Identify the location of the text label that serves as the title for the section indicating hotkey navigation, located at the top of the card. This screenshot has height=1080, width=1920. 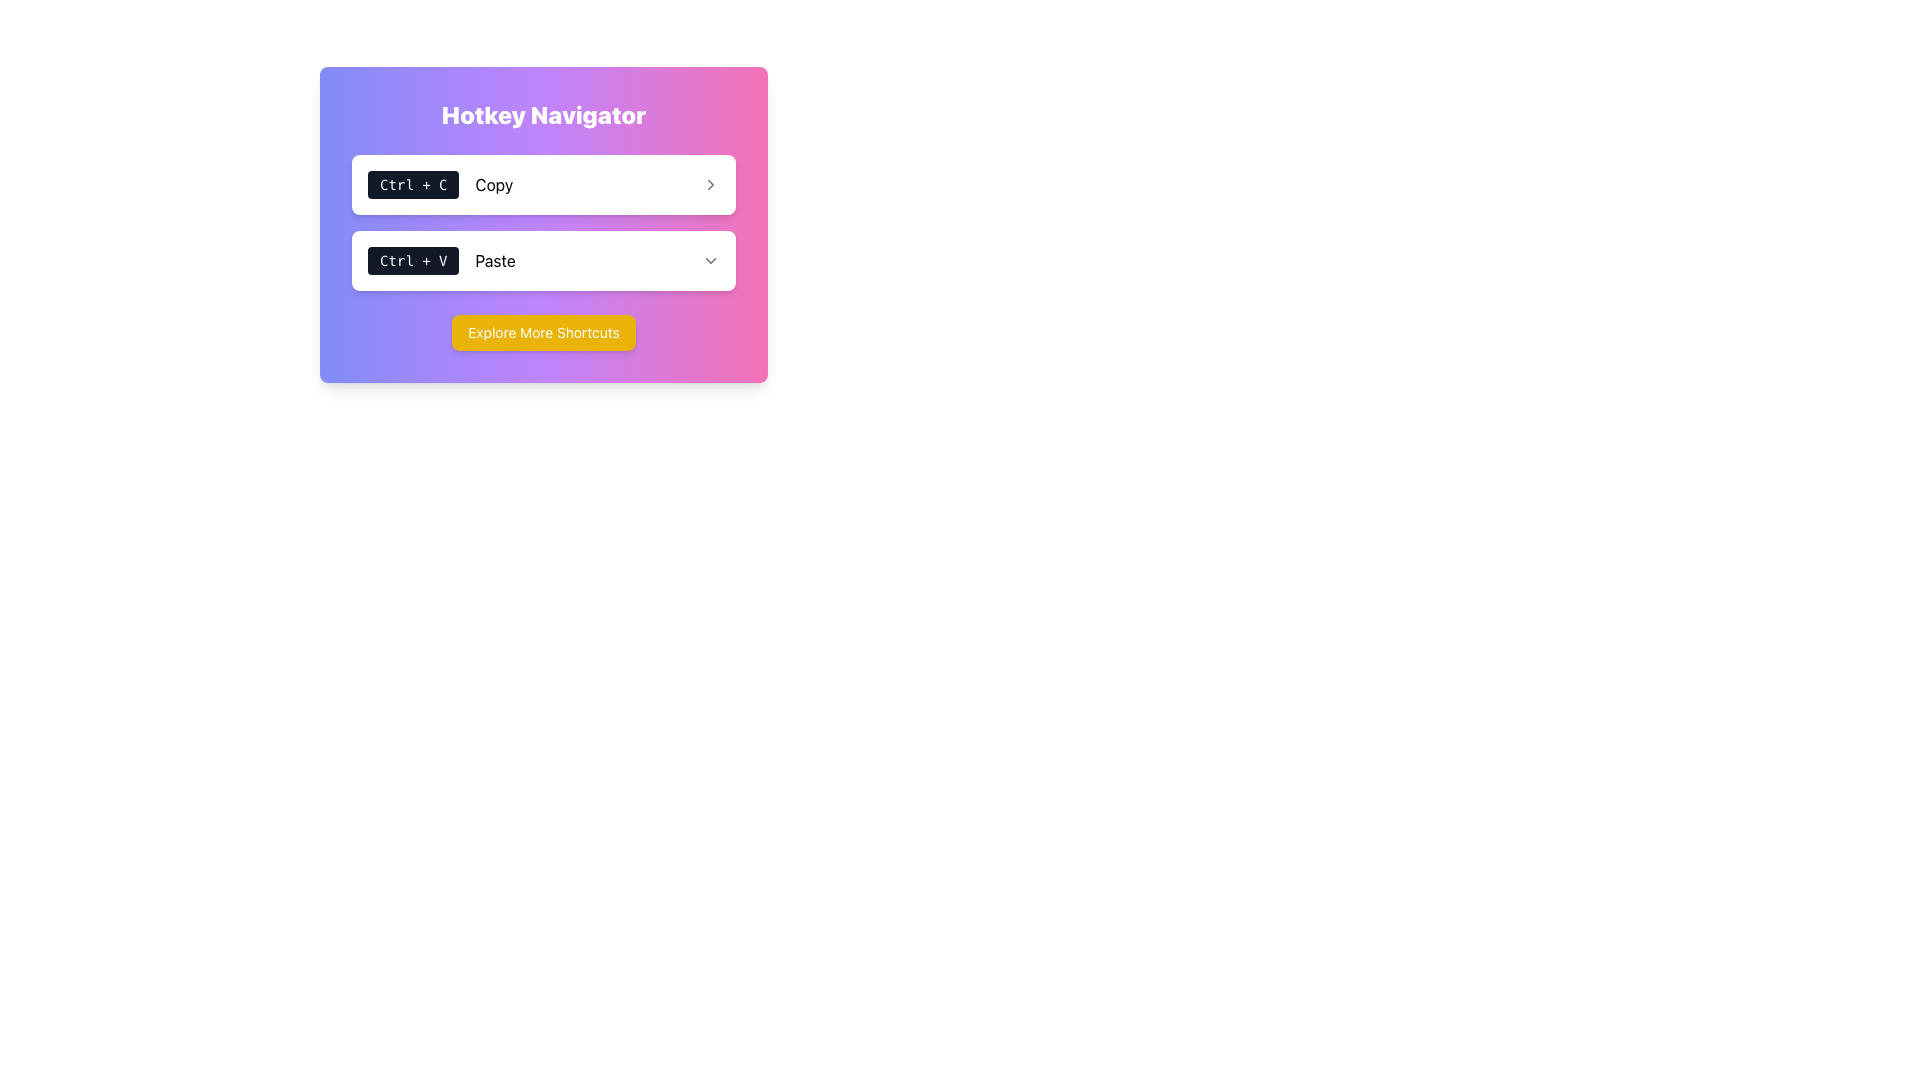
(543, 115).